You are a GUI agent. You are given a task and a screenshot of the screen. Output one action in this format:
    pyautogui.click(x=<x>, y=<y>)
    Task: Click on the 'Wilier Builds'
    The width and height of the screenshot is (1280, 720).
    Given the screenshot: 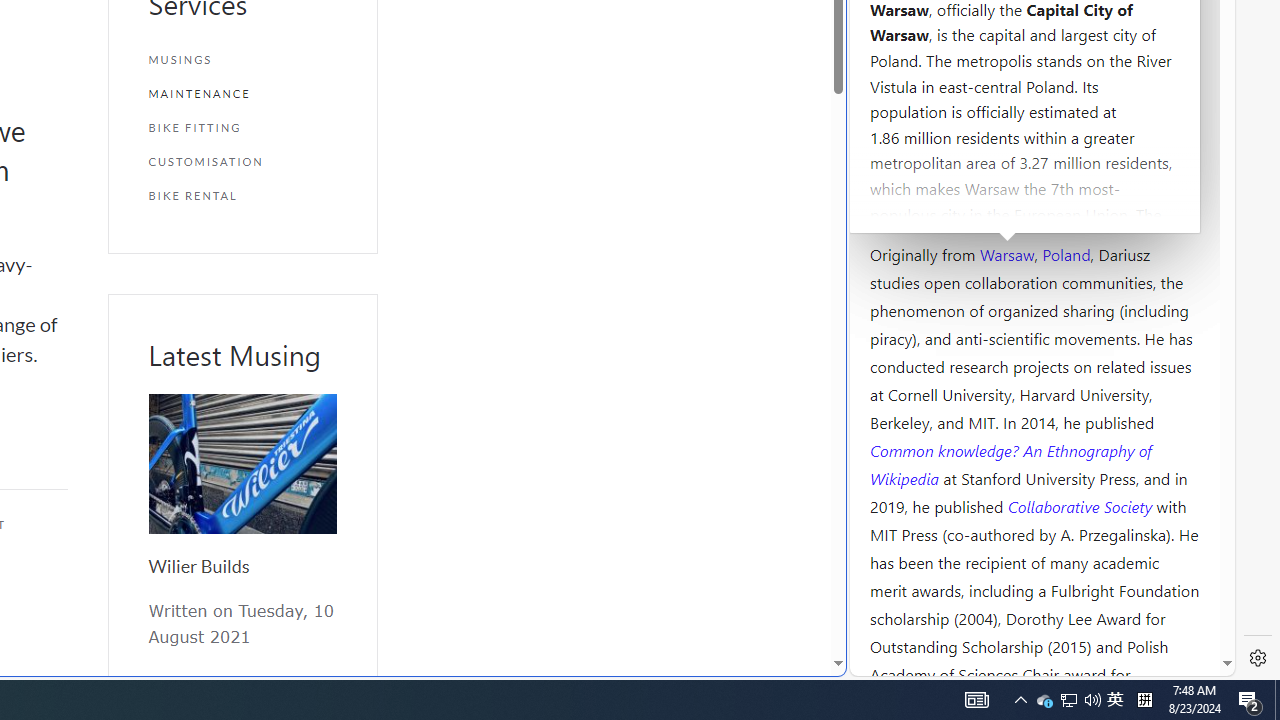 What is the action you would take?
    pyautogui.click(x=199, y=566)
    